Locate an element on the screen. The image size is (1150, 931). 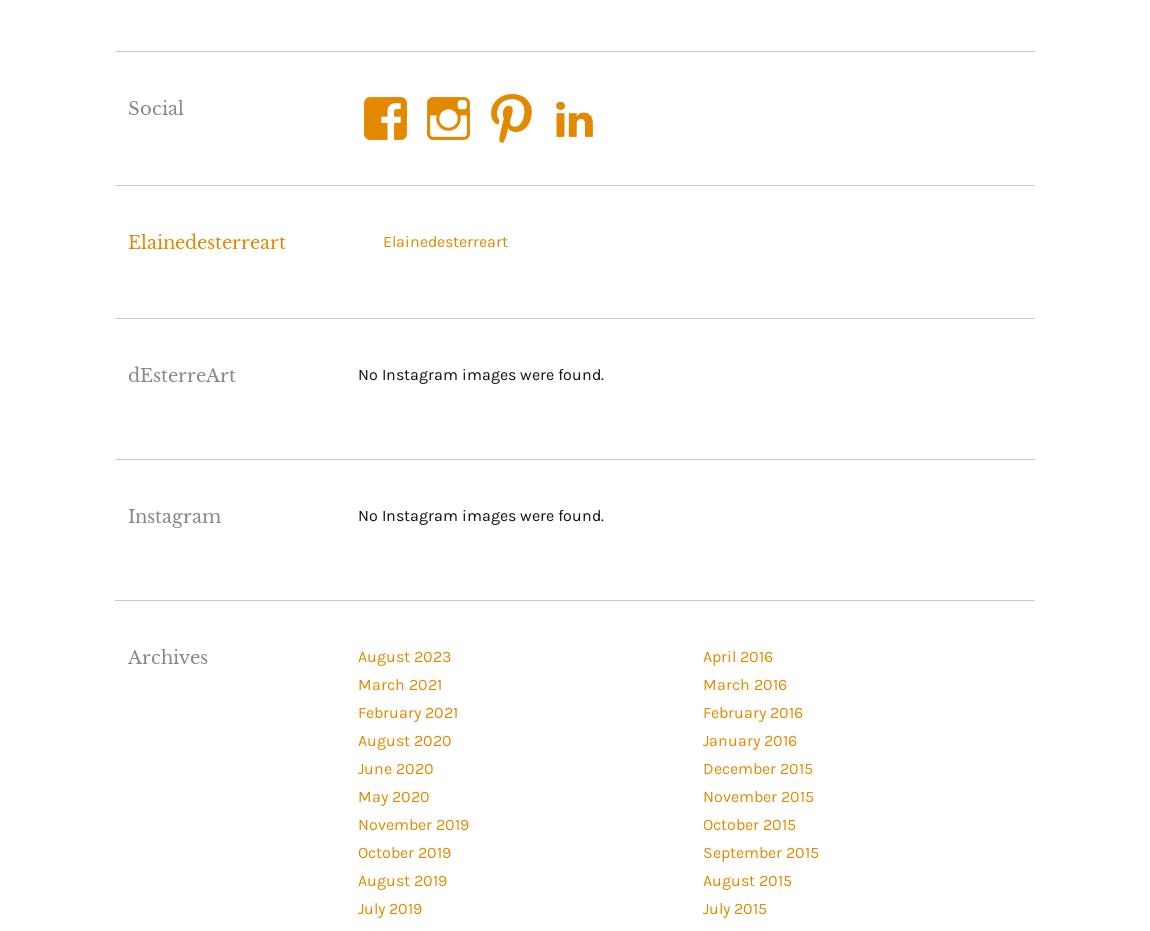
'October 2019' is located at coordinates (403, 850).